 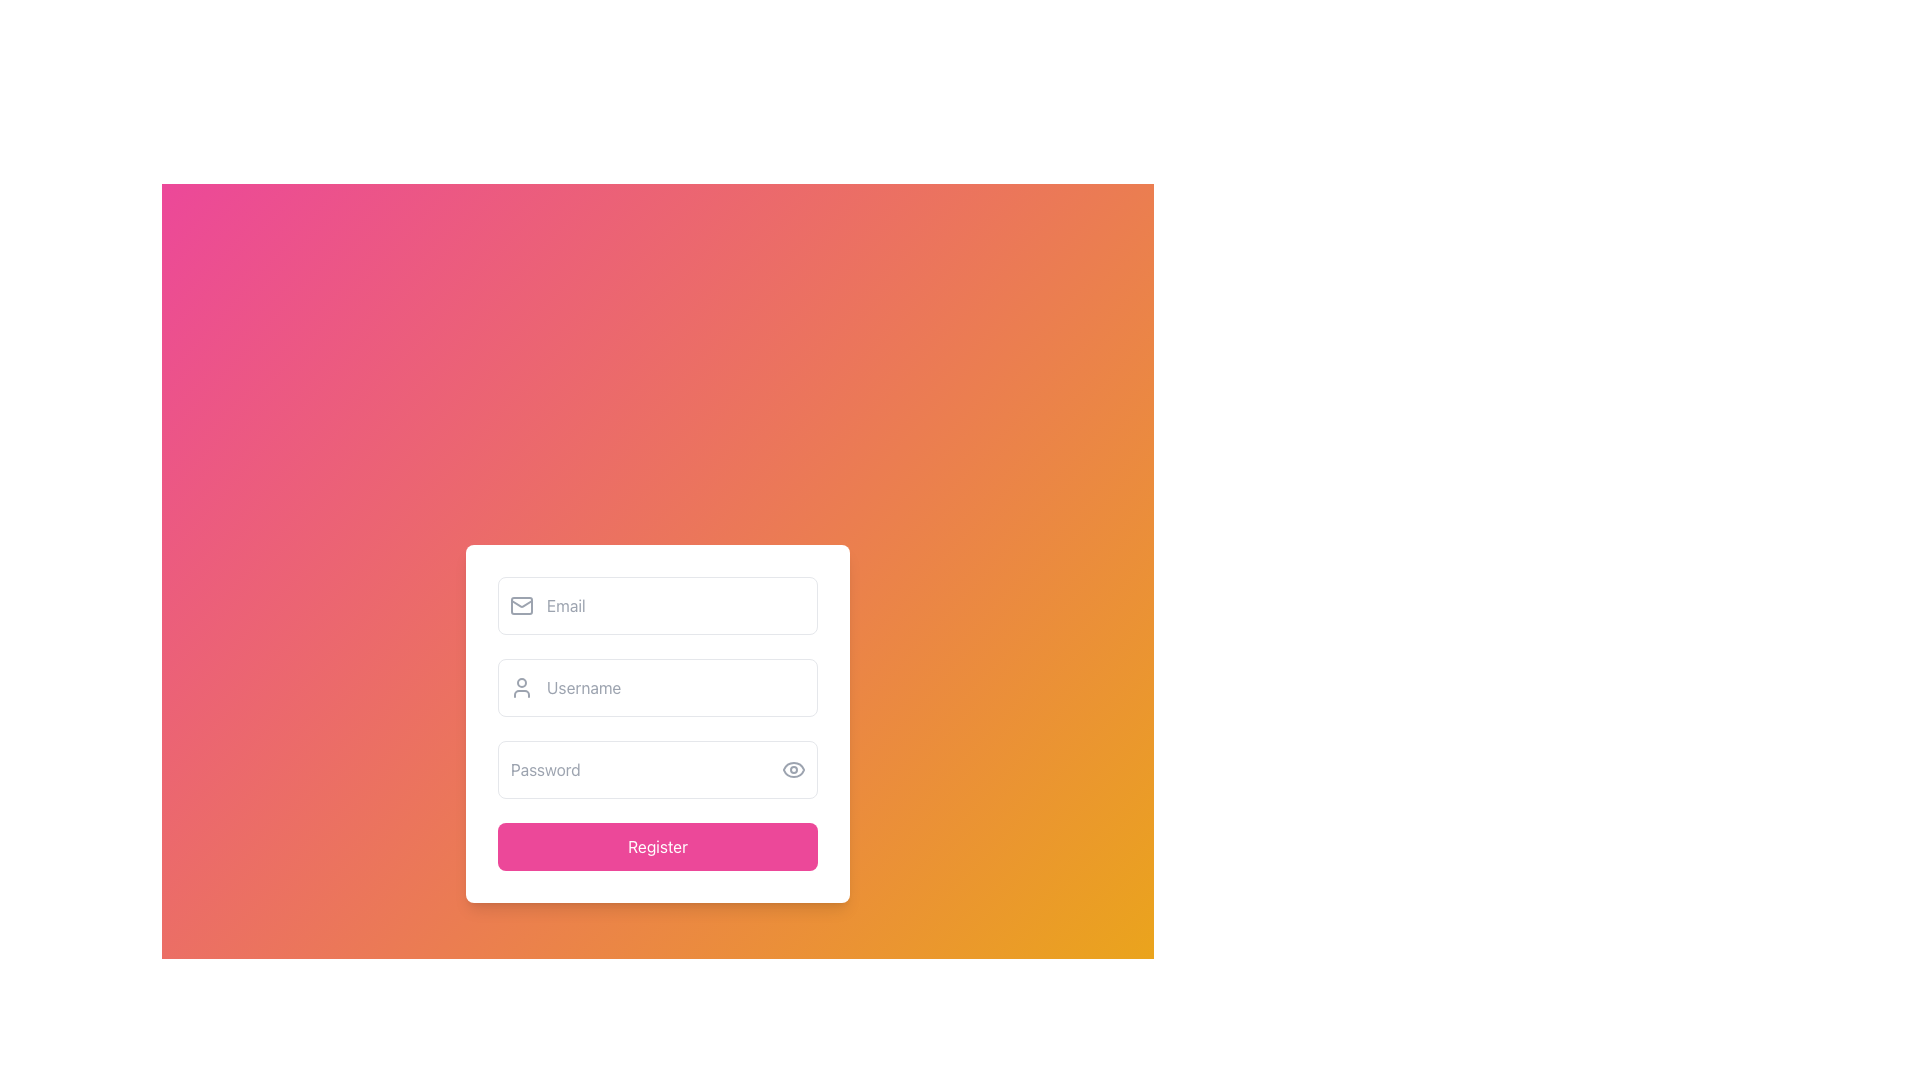 I want to click on the eye icon toggle button located at the far right of the password input field, so click(x=792, y=769).